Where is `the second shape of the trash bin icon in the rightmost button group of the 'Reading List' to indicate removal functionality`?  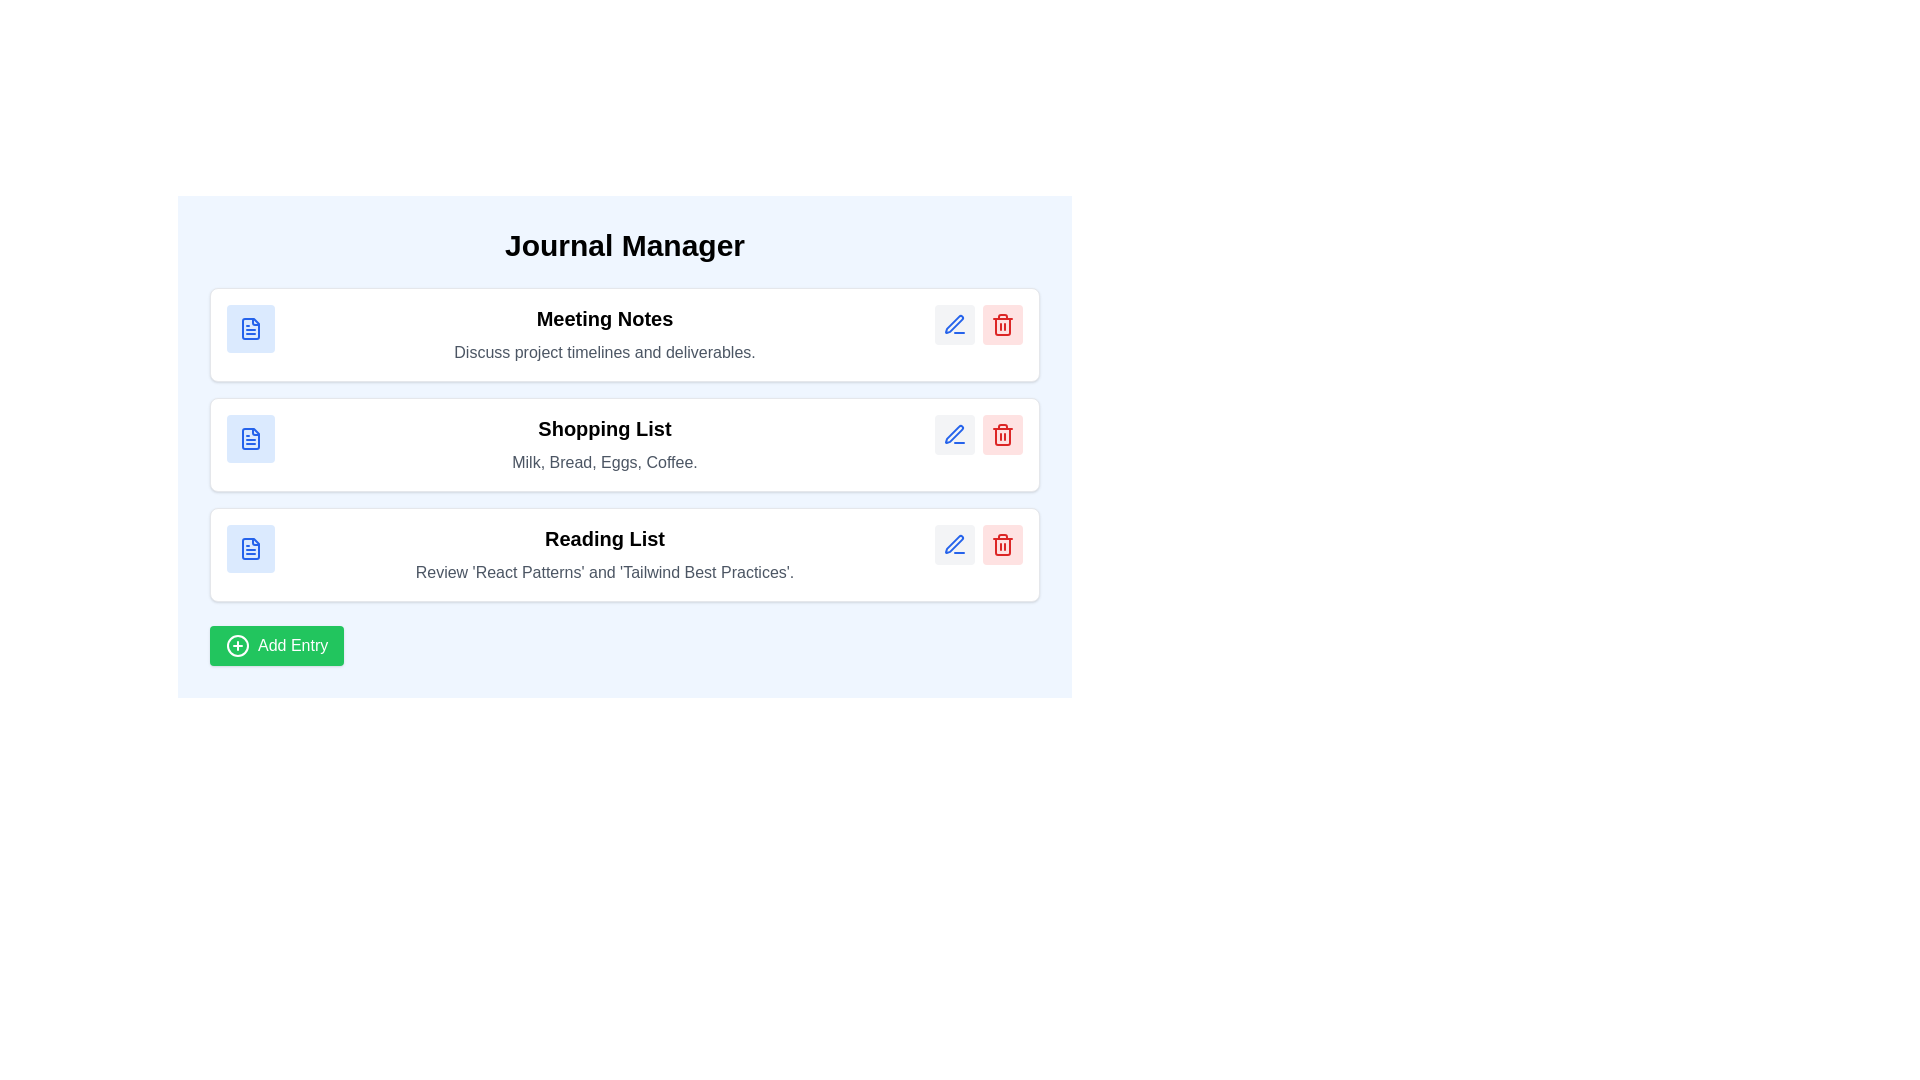
the second shape of the trash bin icon in the rightmost button group of the 'Reading List' to indicate removal functionality is located at coordinates (1003, 435).